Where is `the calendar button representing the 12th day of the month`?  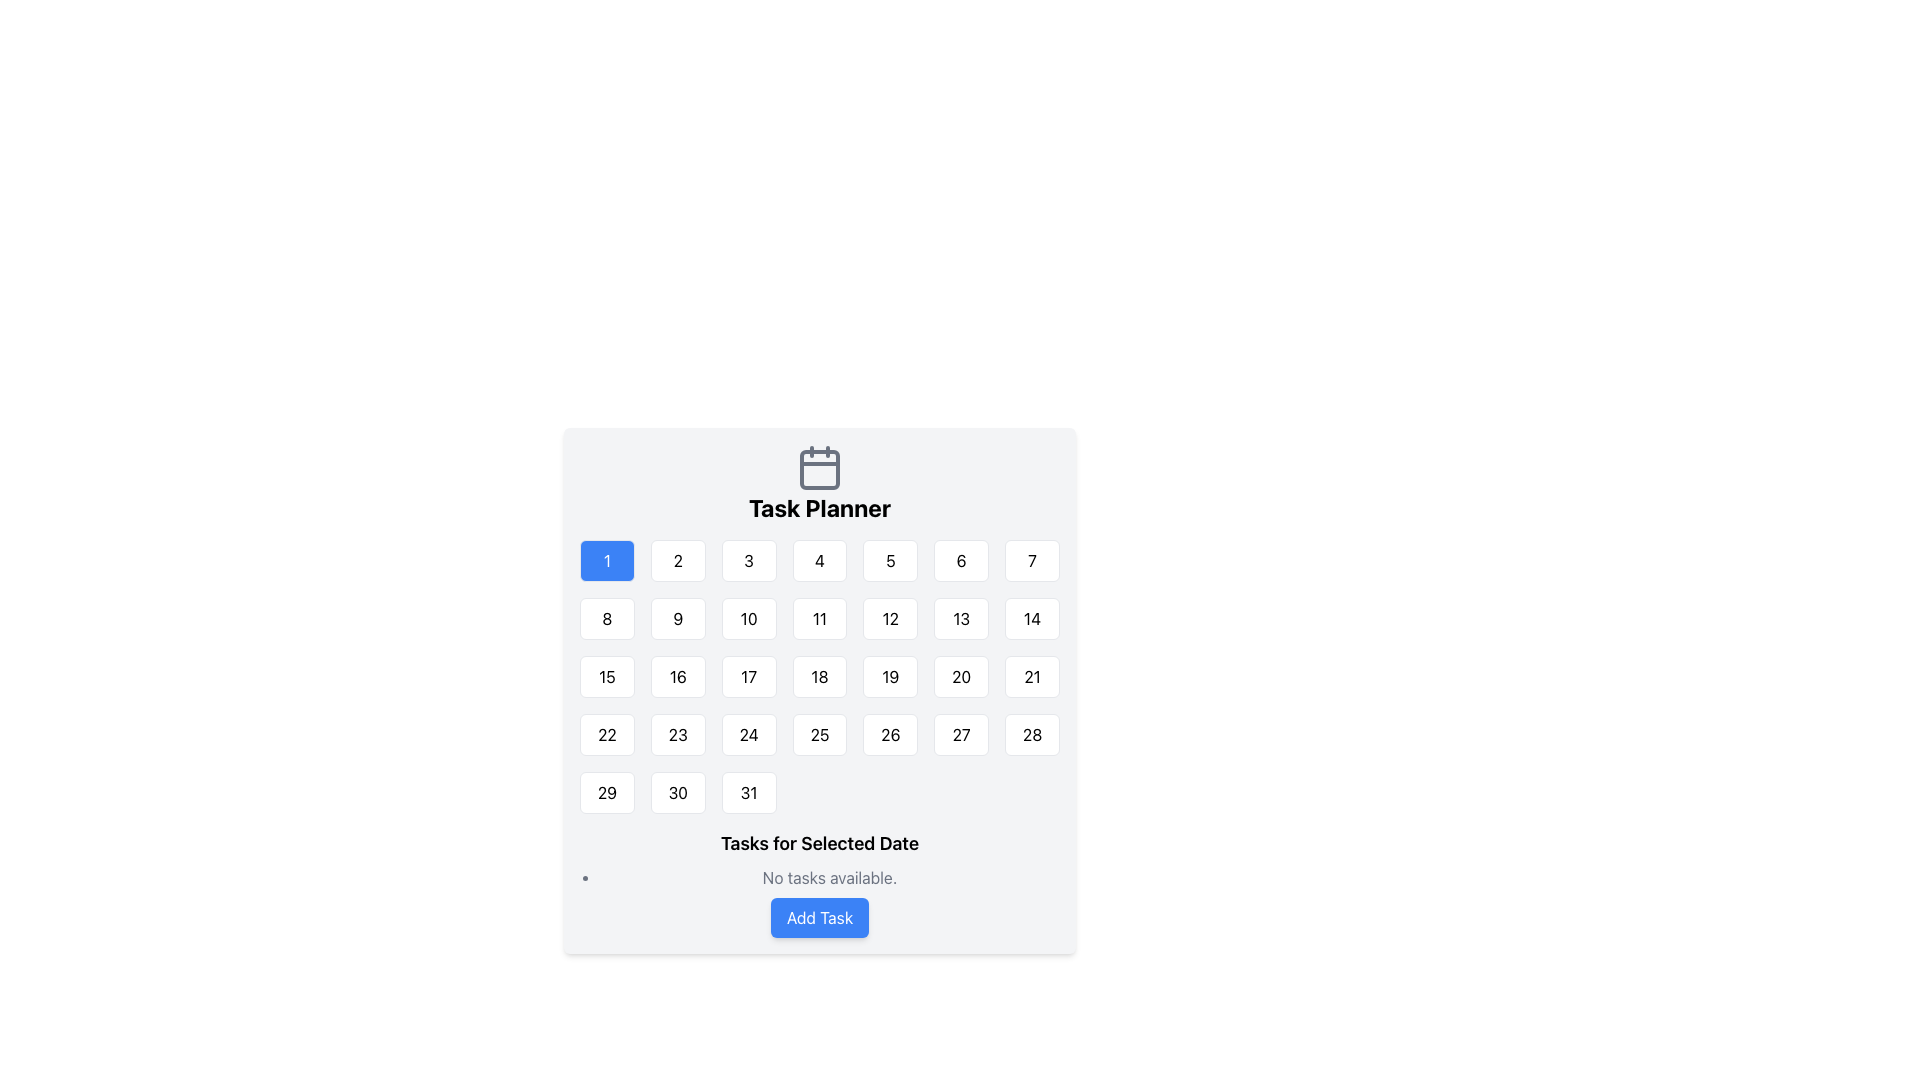
the calendar button representing the 12th day of the month is located at coordinates (889, 617).